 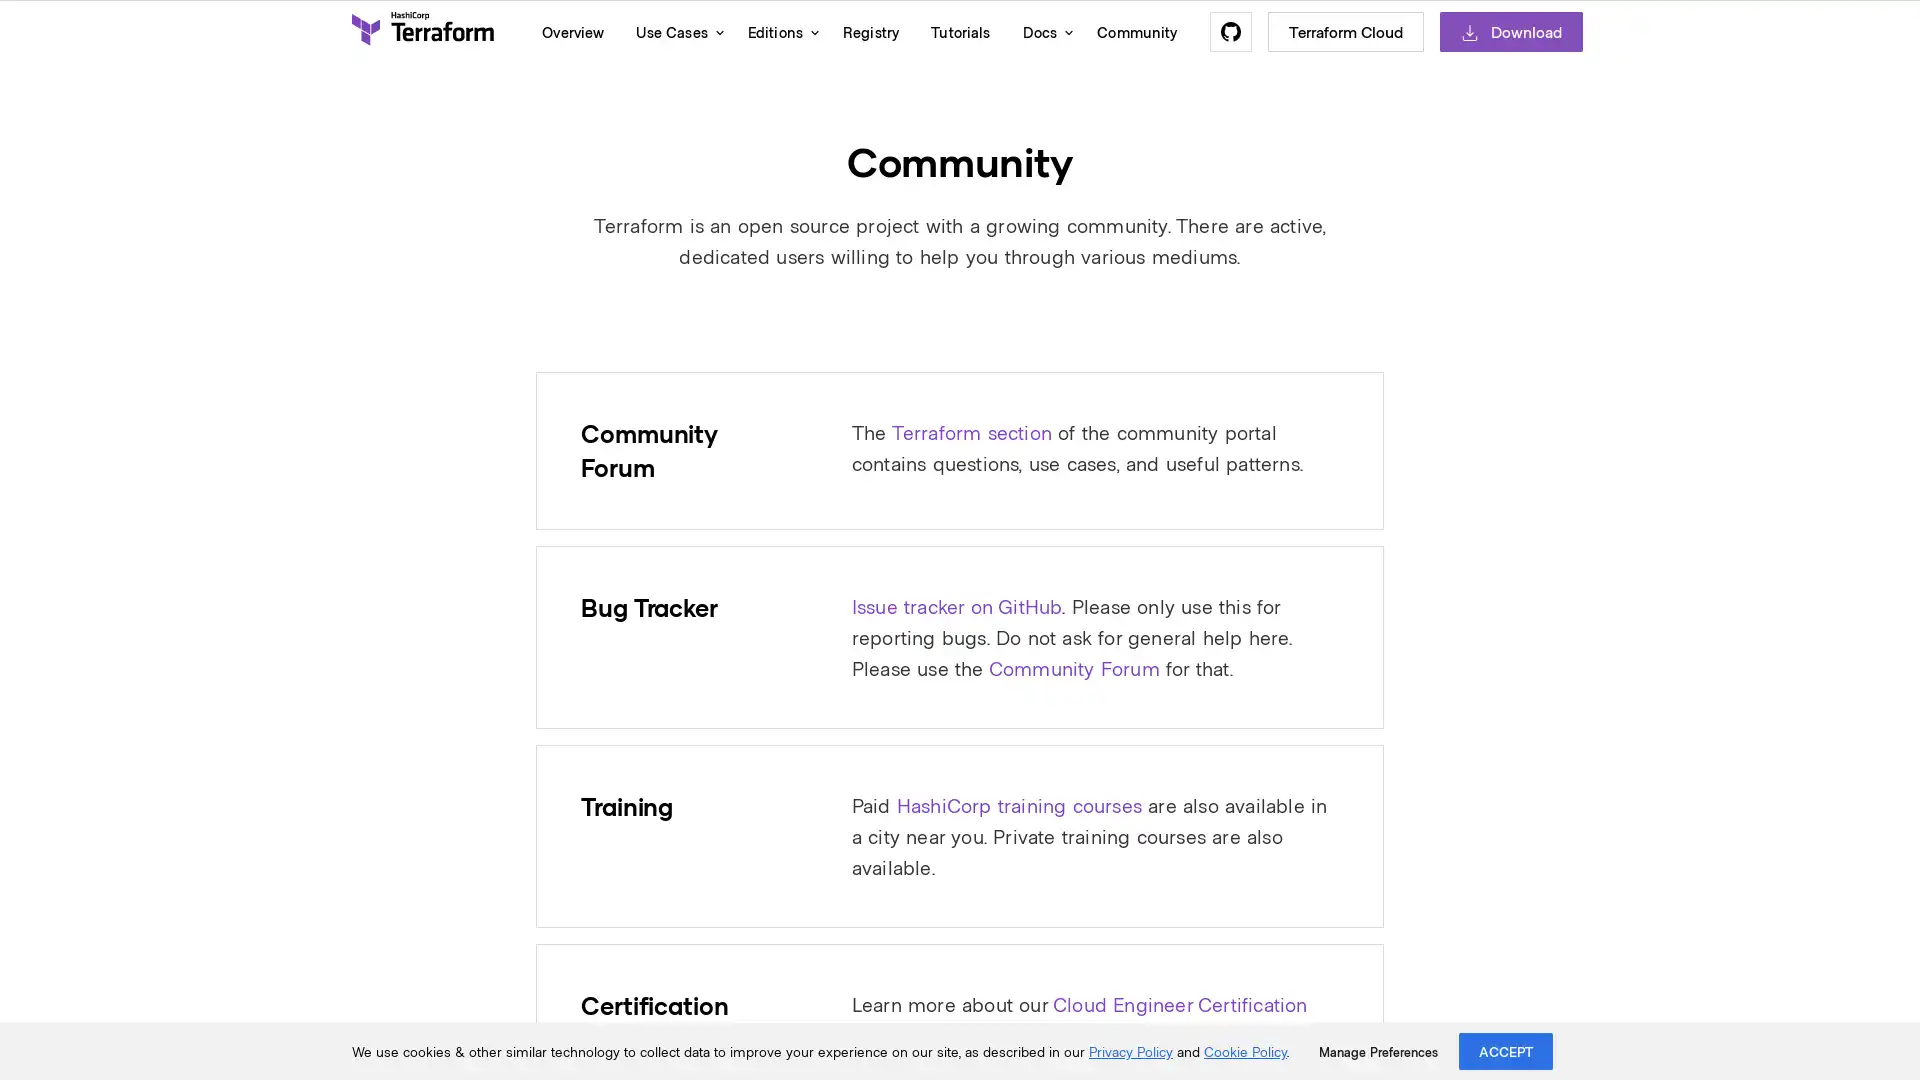 I want to click on Editions, so click(x=777, y=31).